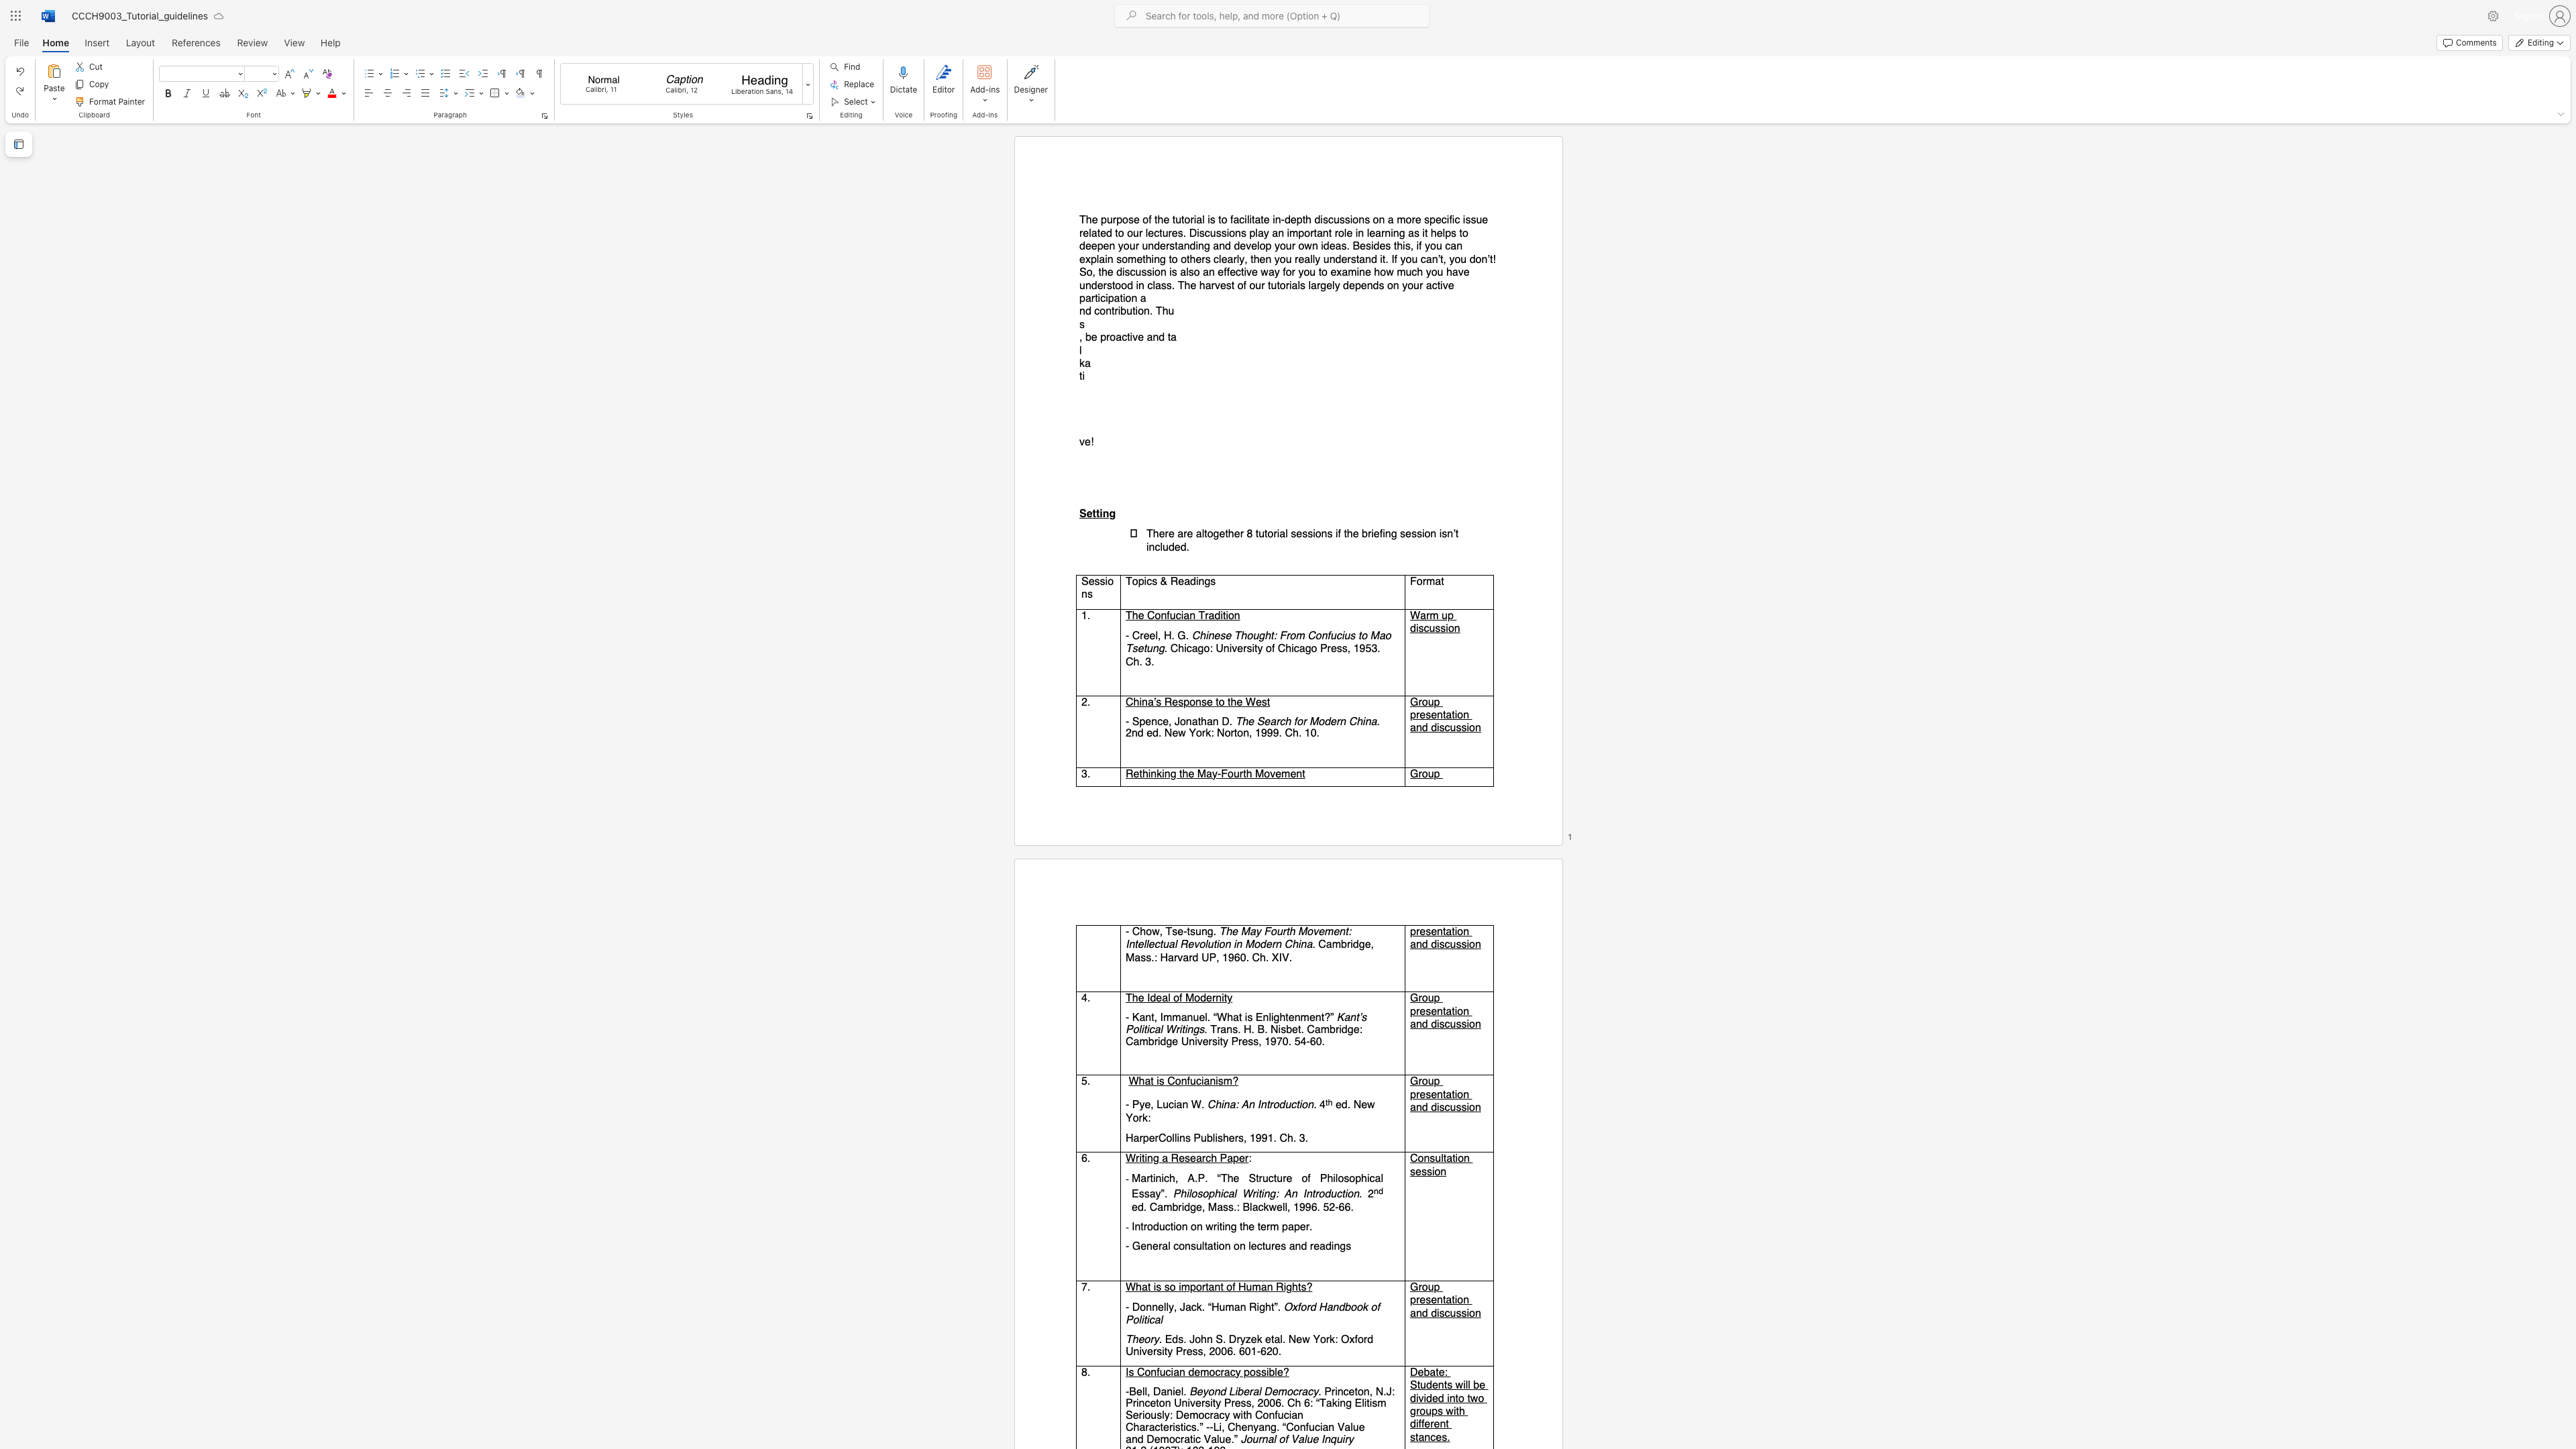 The height and width of the screenshot is (1449, 2576). What do you see at coordinates (1079, 336) in the screenshot?
I see `the subset text ", be proactive a" within the text ", be proactive and ta"` at bounding box center [1079, 336].